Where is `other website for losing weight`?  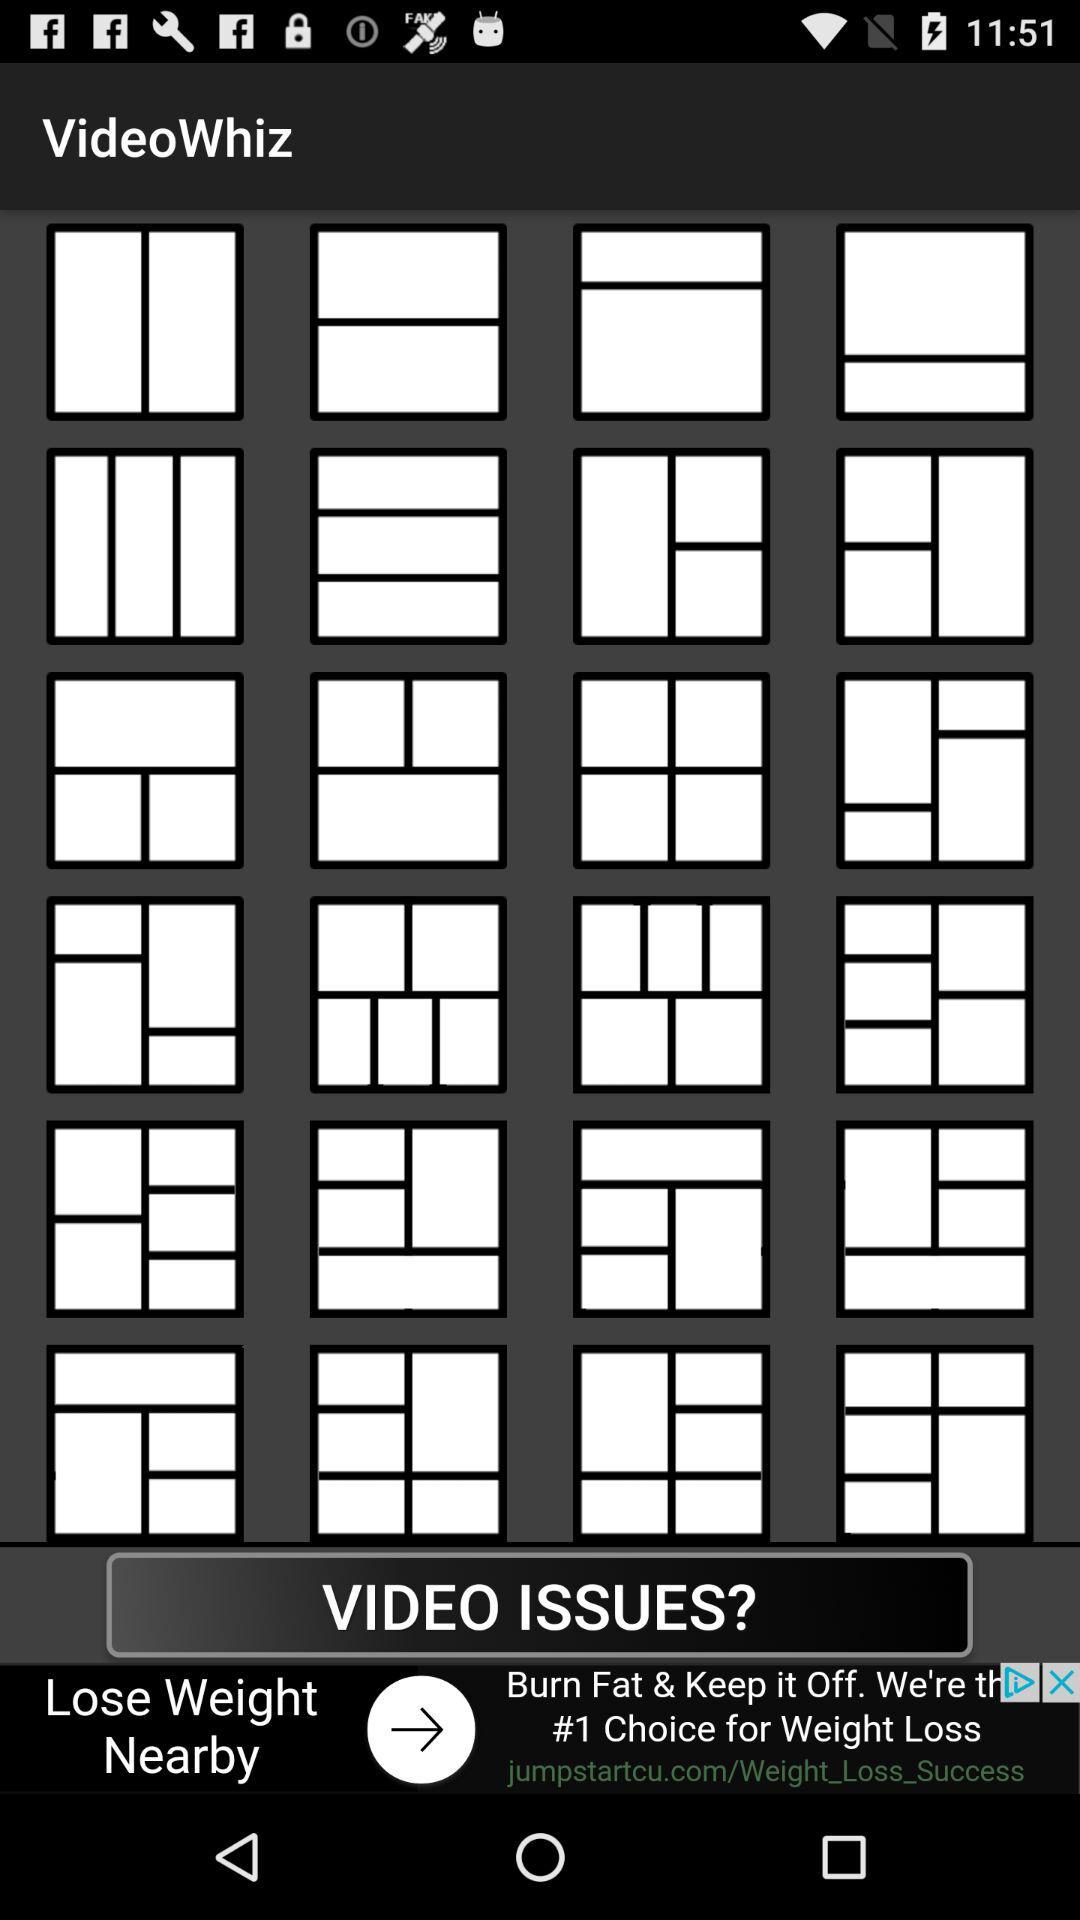
other website for losing weight is located at coordinates (540, 1727).